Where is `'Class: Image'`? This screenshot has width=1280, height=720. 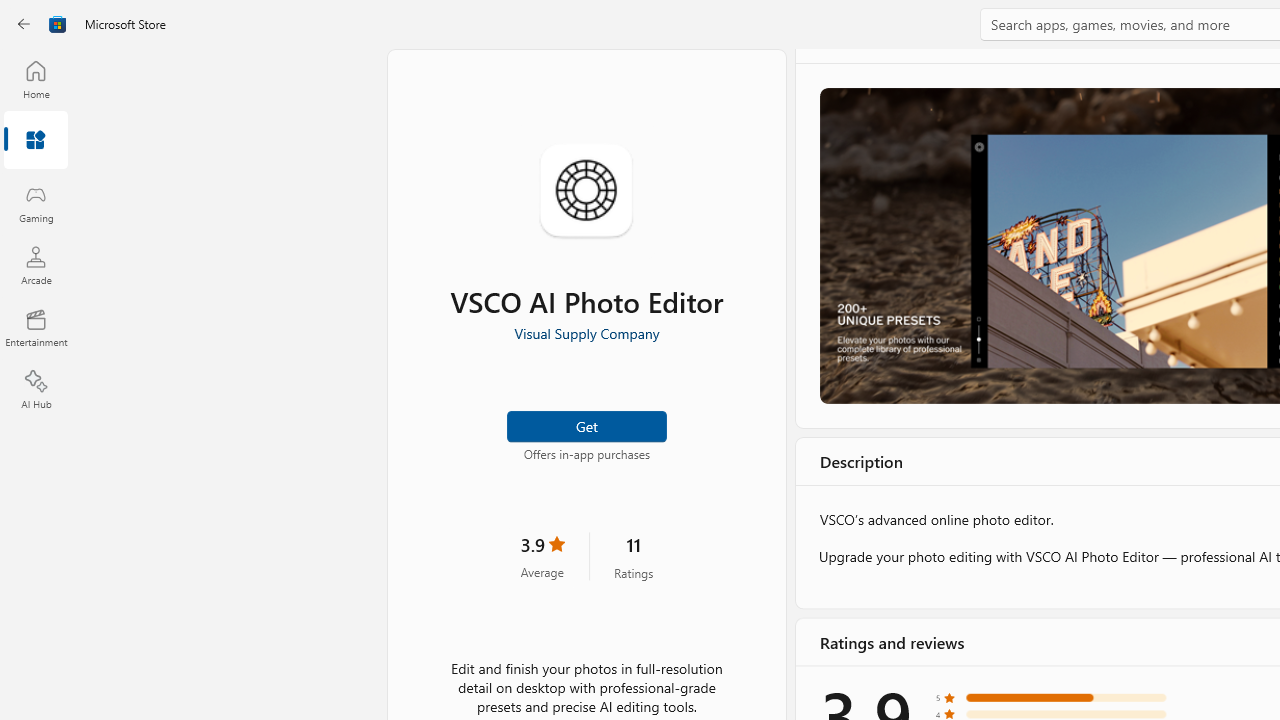 'Class: Image' is located at coordinates (58, 24).